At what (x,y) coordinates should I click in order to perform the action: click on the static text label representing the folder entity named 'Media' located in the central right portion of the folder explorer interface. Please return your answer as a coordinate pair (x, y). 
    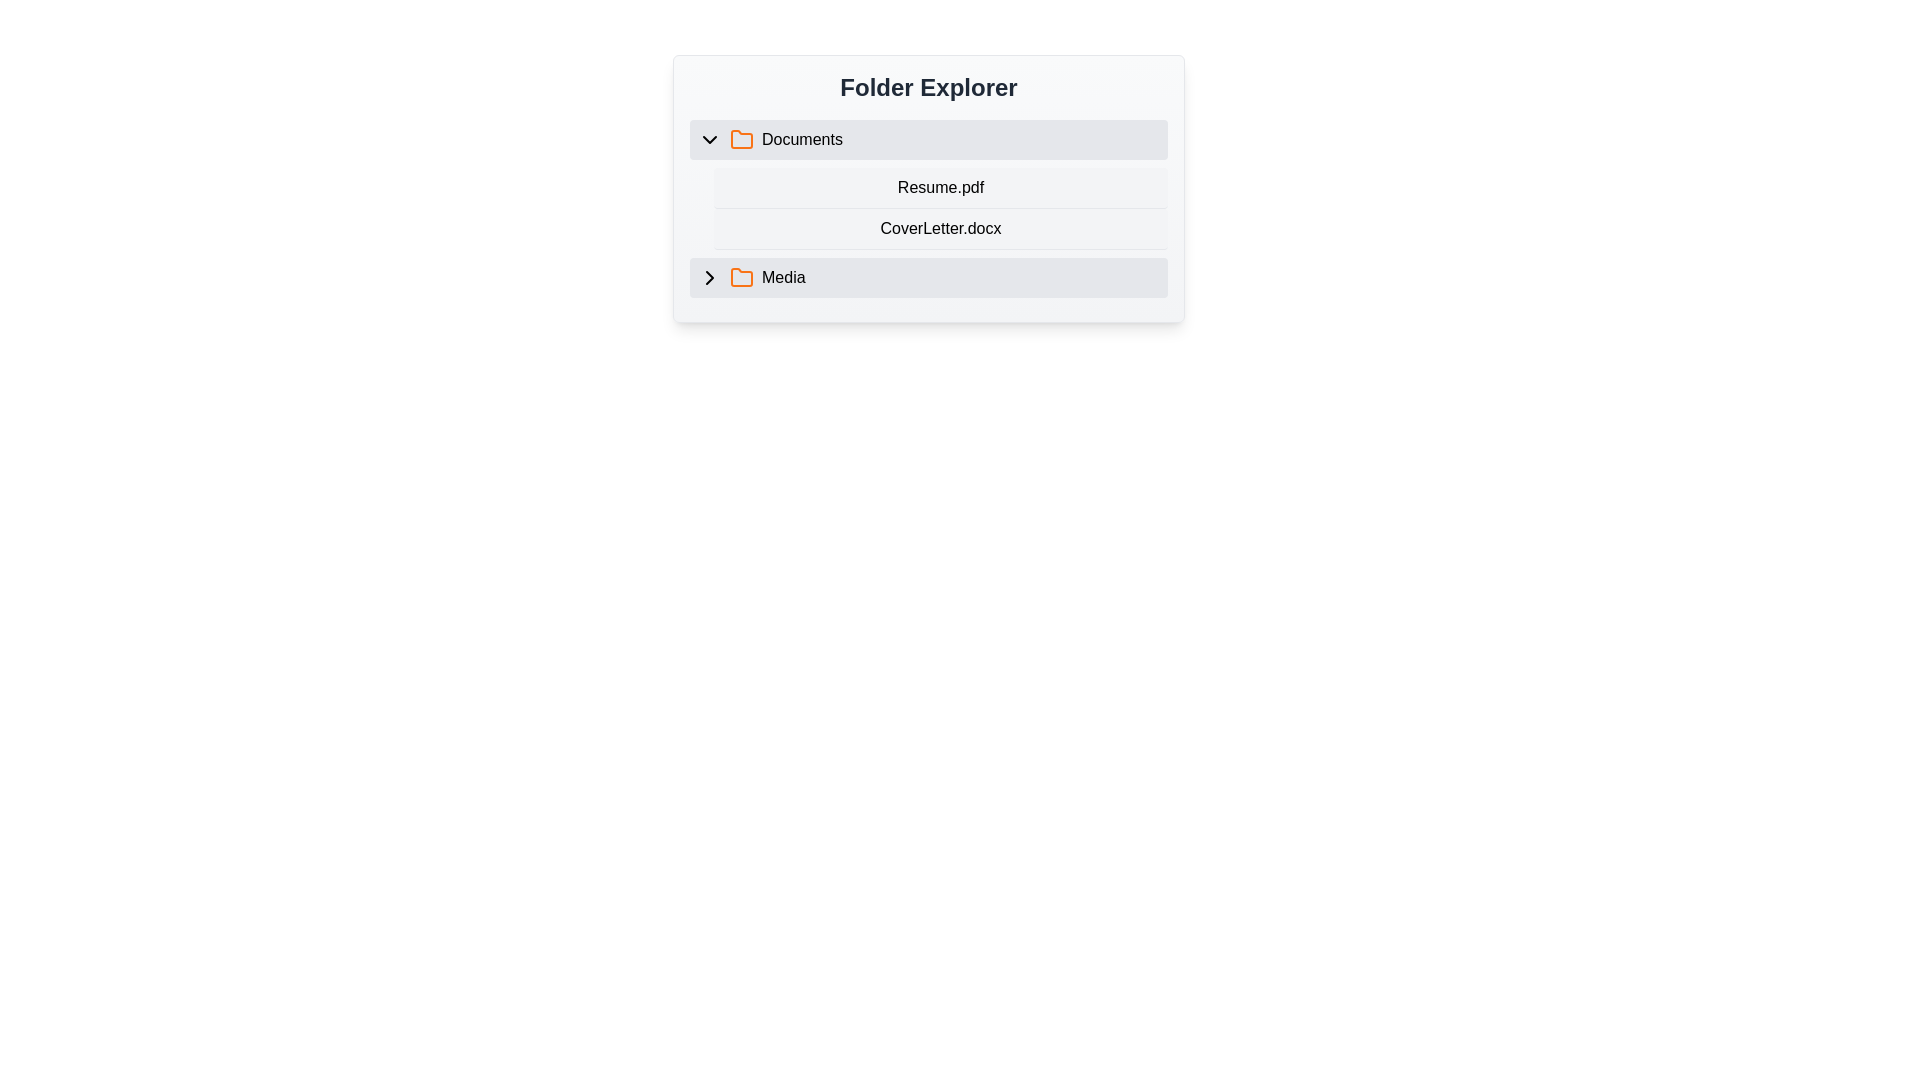
    Looking at the image, I should click on (782, 277).